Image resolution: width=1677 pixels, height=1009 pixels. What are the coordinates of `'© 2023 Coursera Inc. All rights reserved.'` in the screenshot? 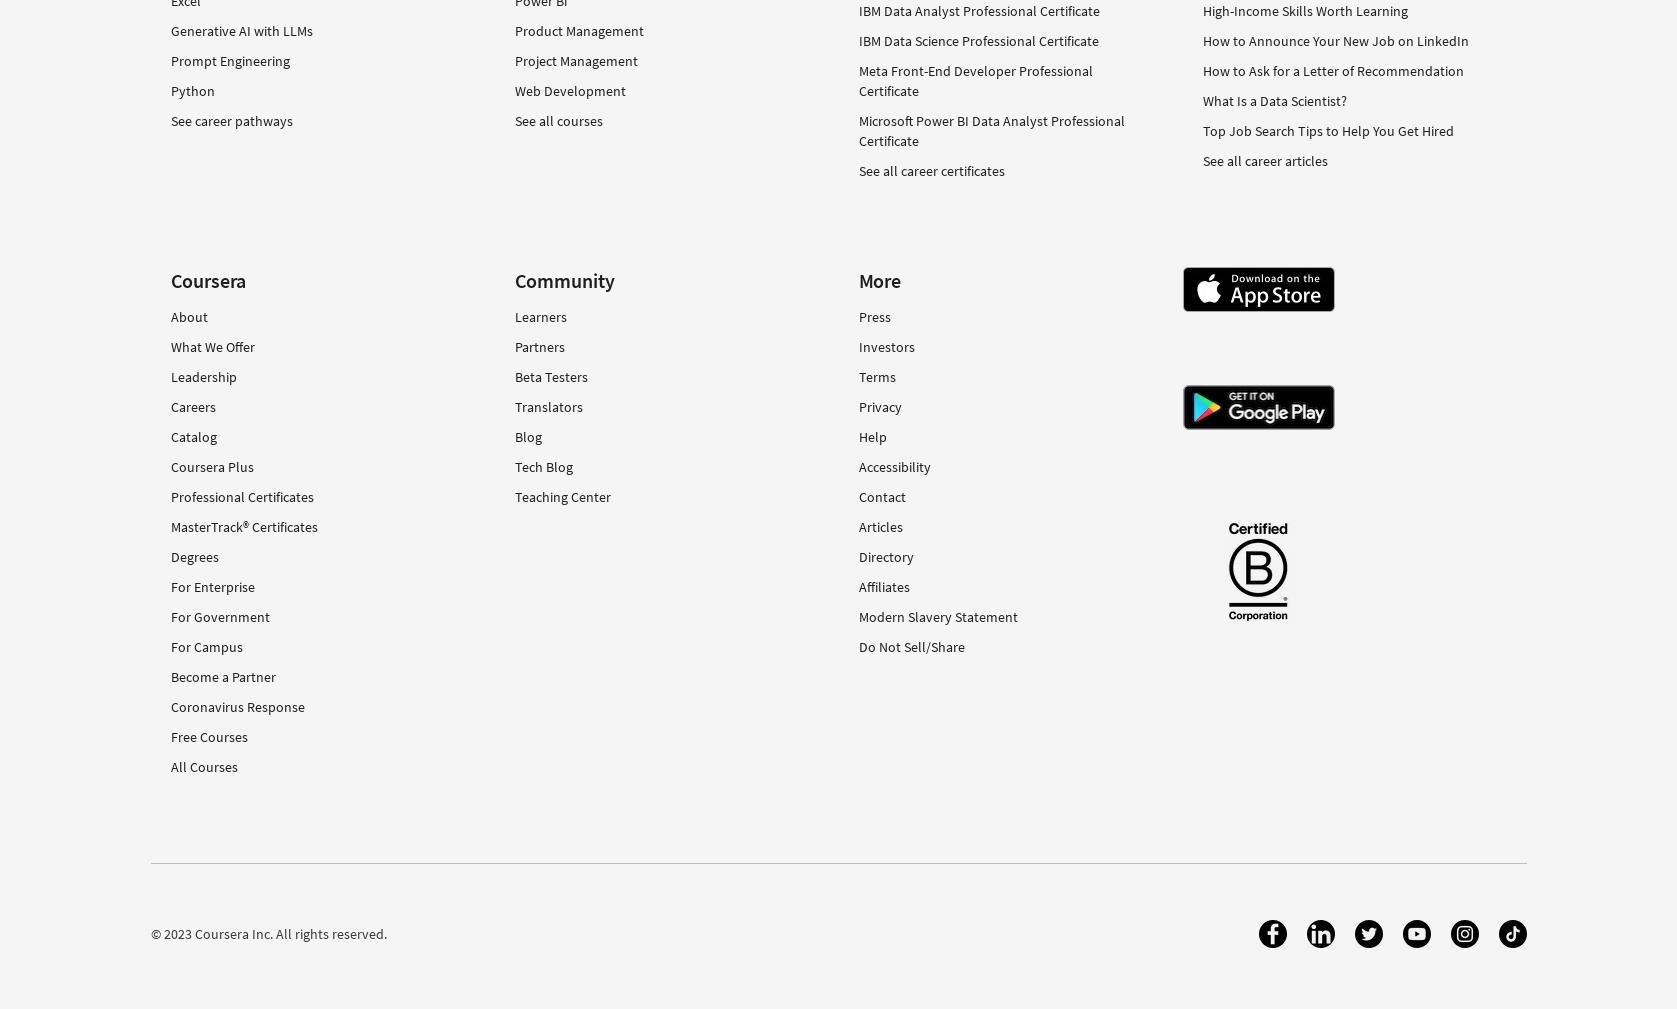 It's located at (267, 933).